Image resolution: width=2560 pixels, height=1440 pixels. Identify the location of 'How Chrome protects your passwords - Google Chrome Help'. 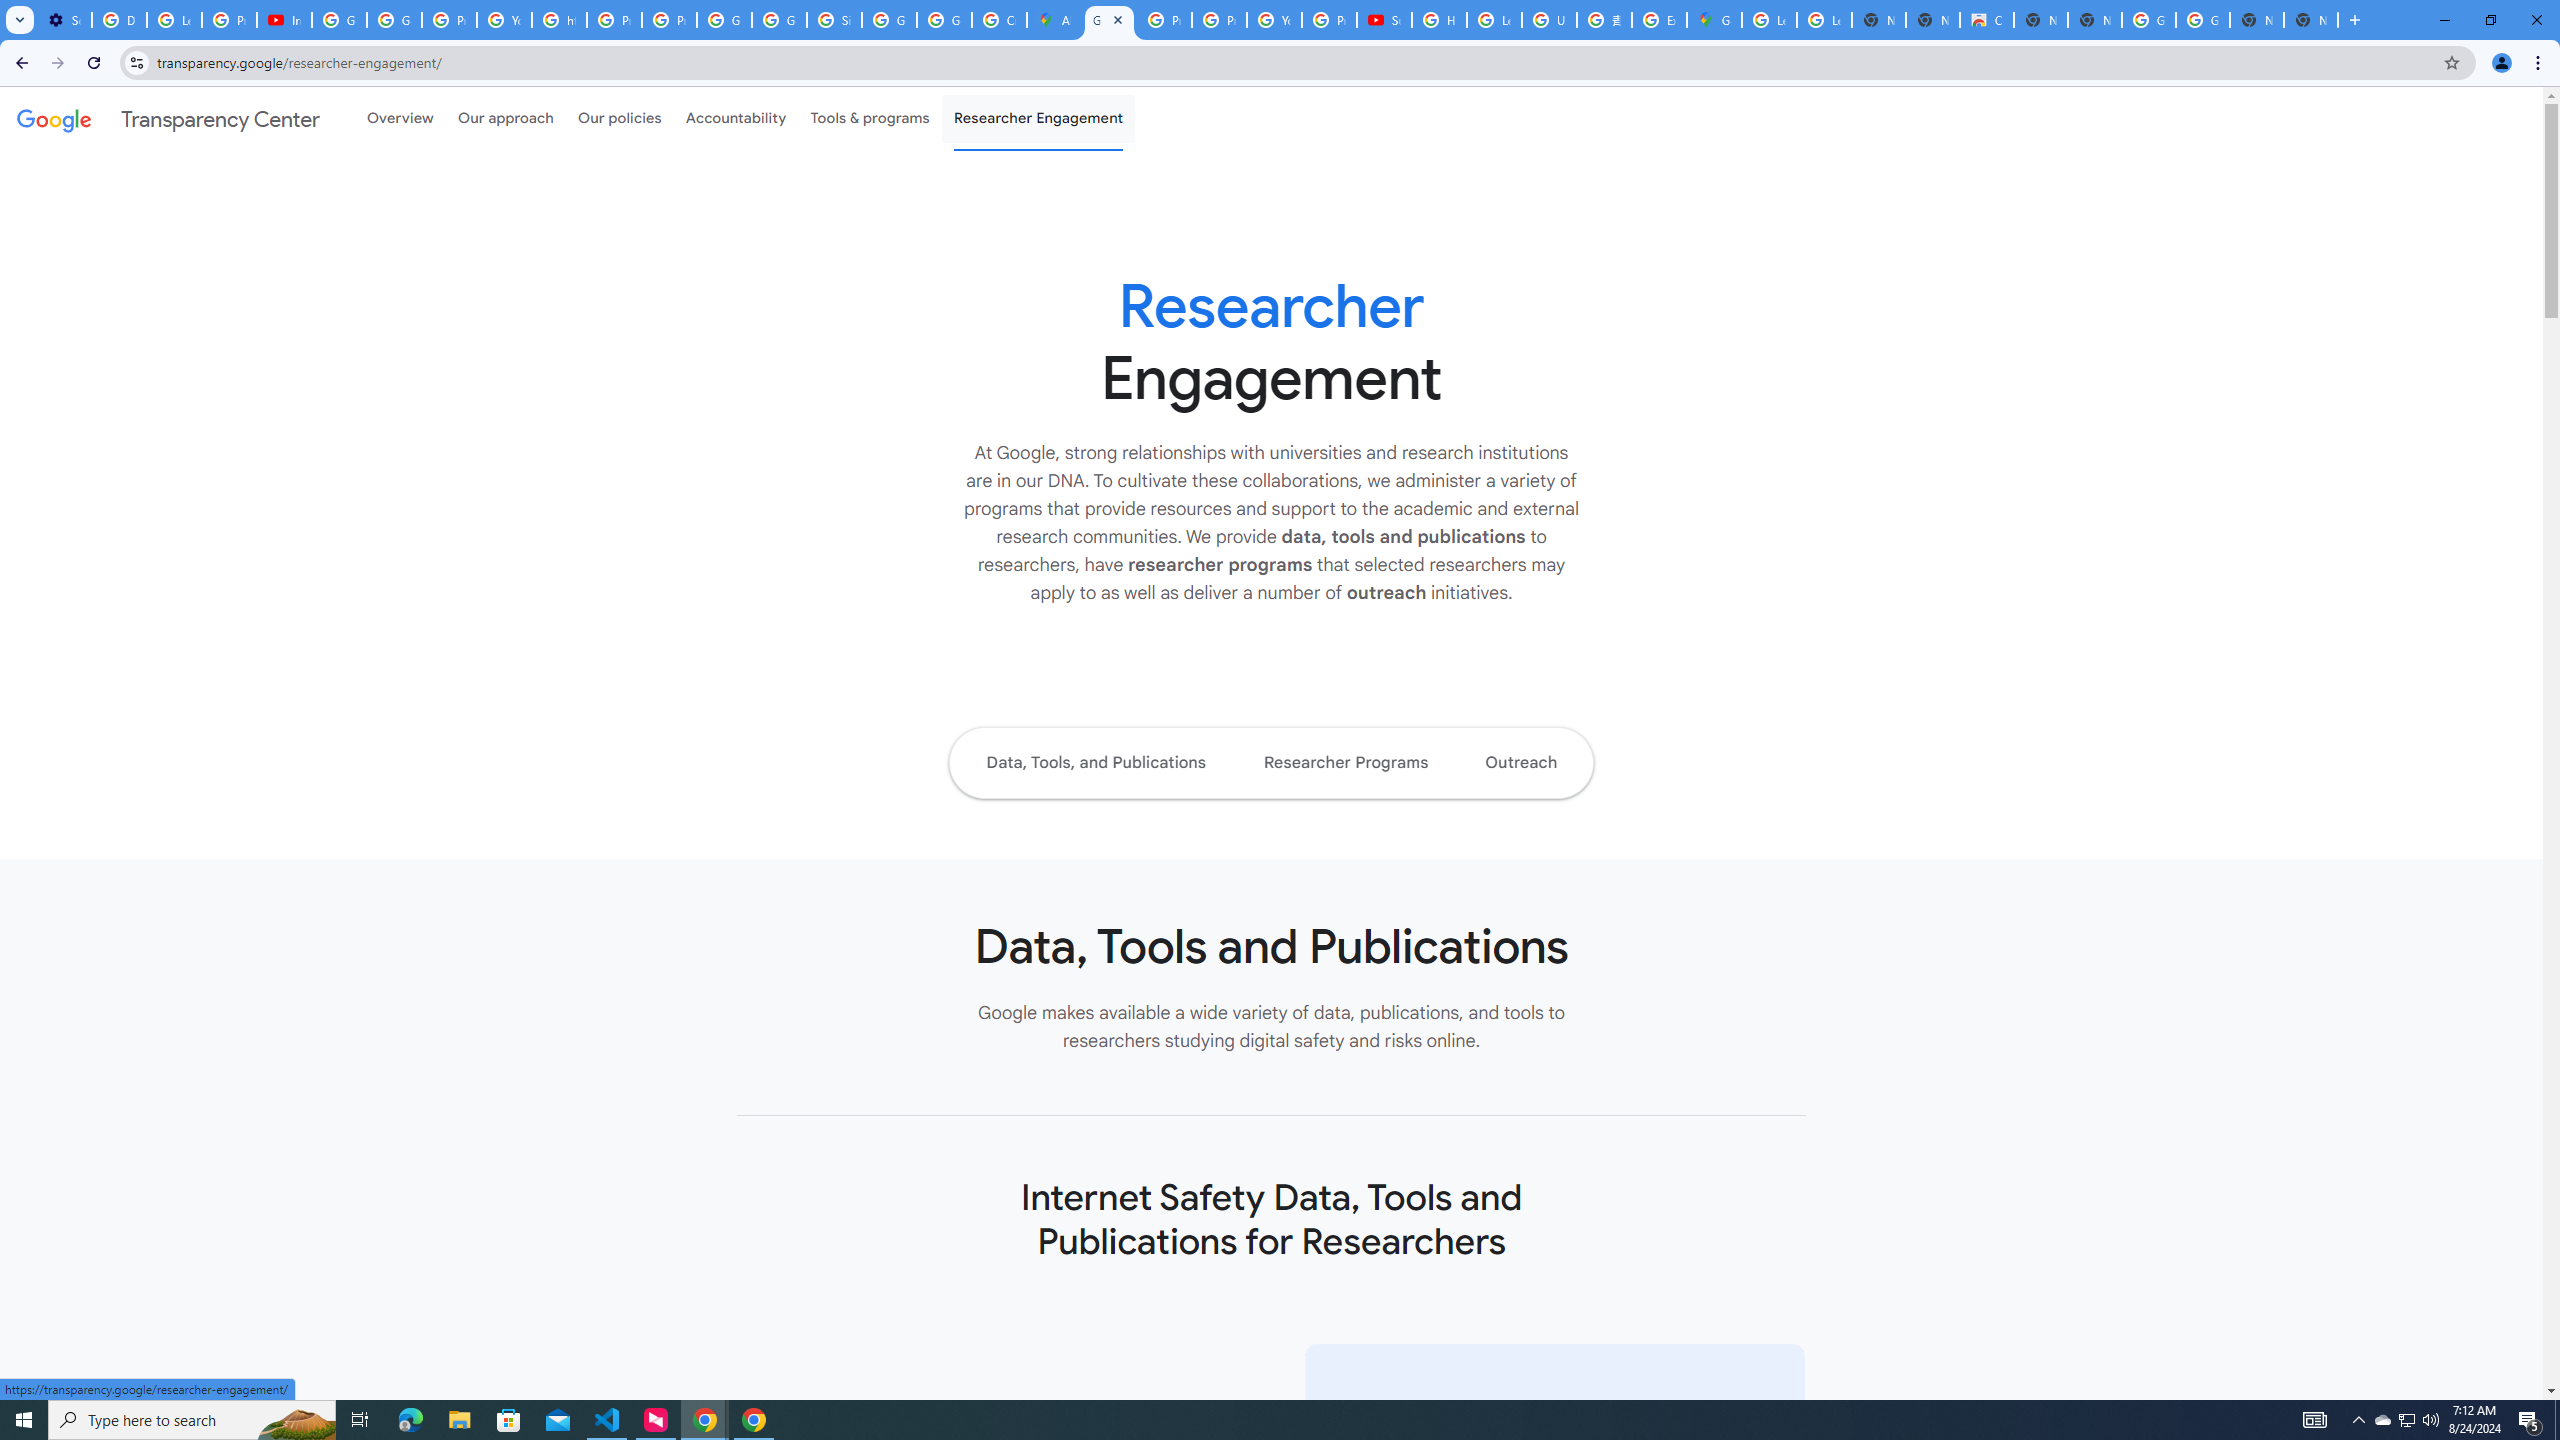
(1439, 19).